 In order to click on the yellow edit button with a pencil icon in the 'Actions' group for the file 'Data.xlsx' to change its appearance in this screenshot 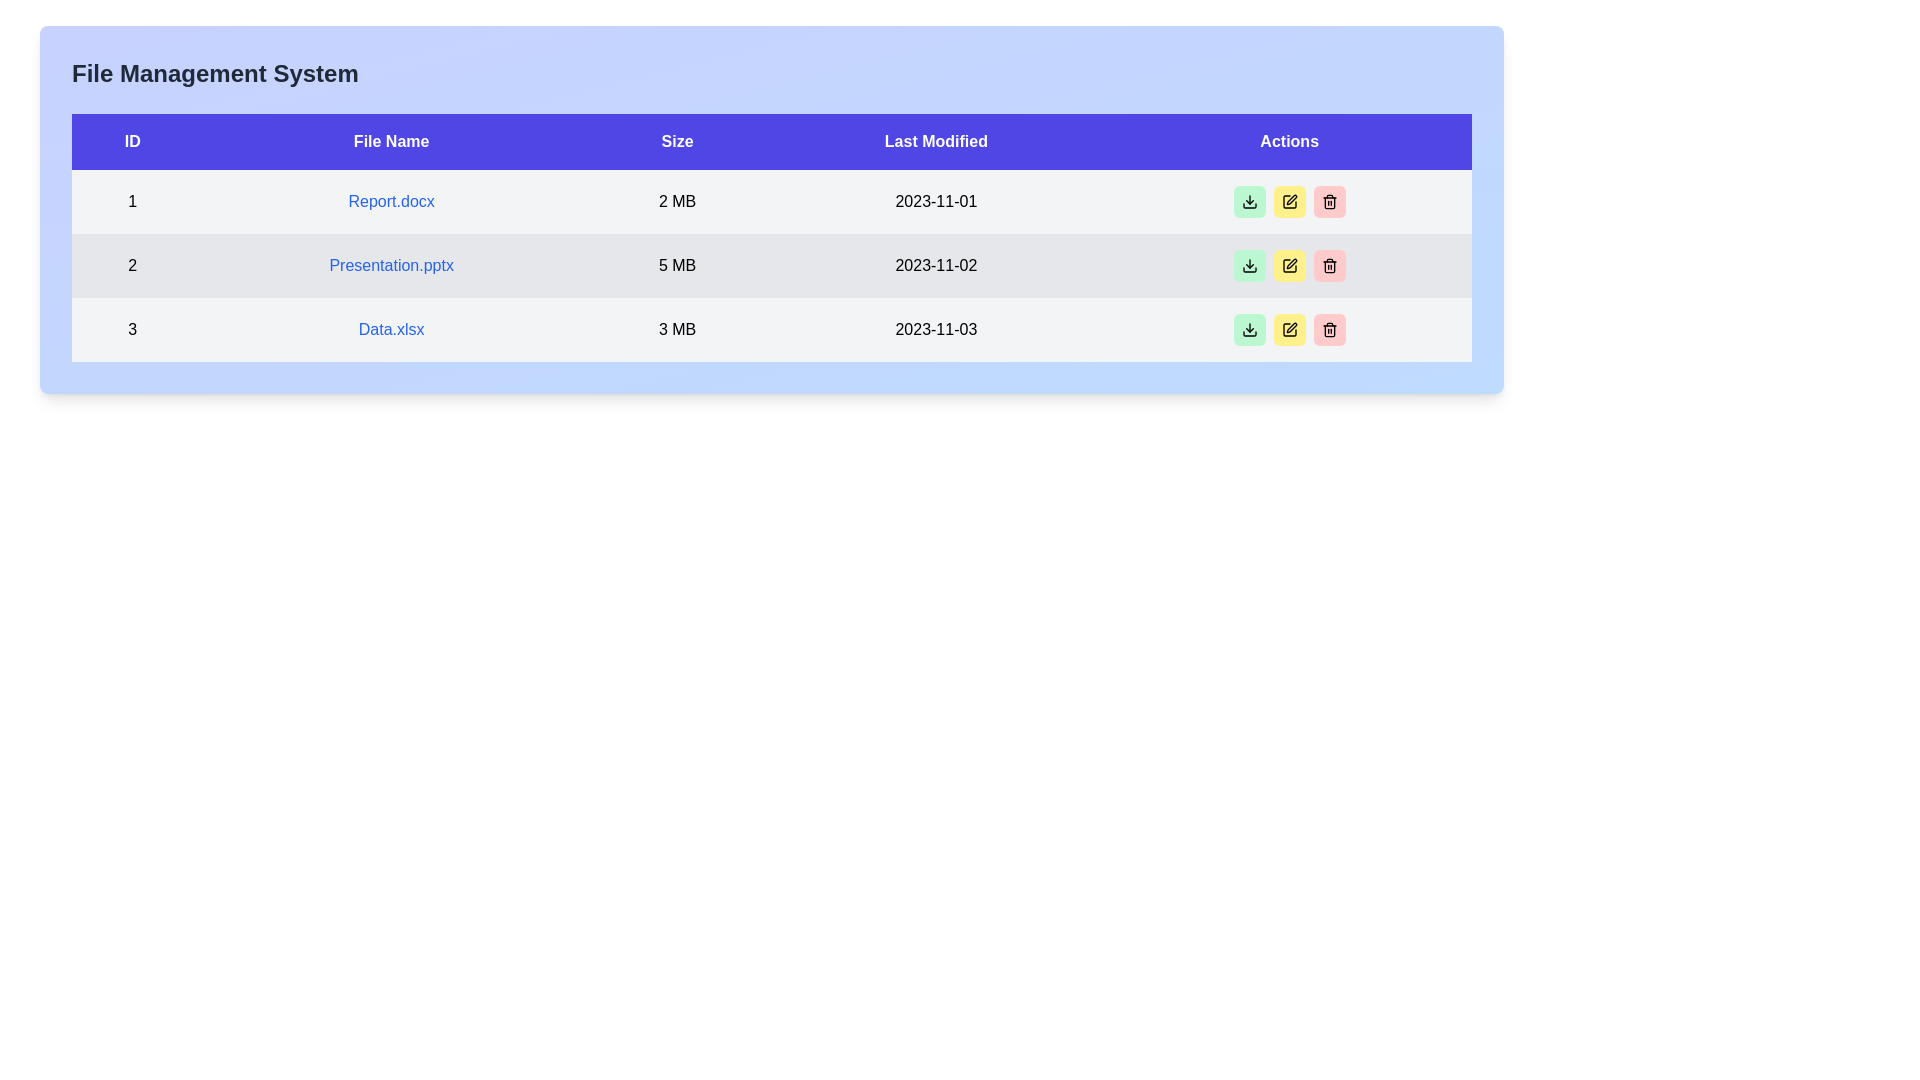, I will do `click(1289, 329)`.